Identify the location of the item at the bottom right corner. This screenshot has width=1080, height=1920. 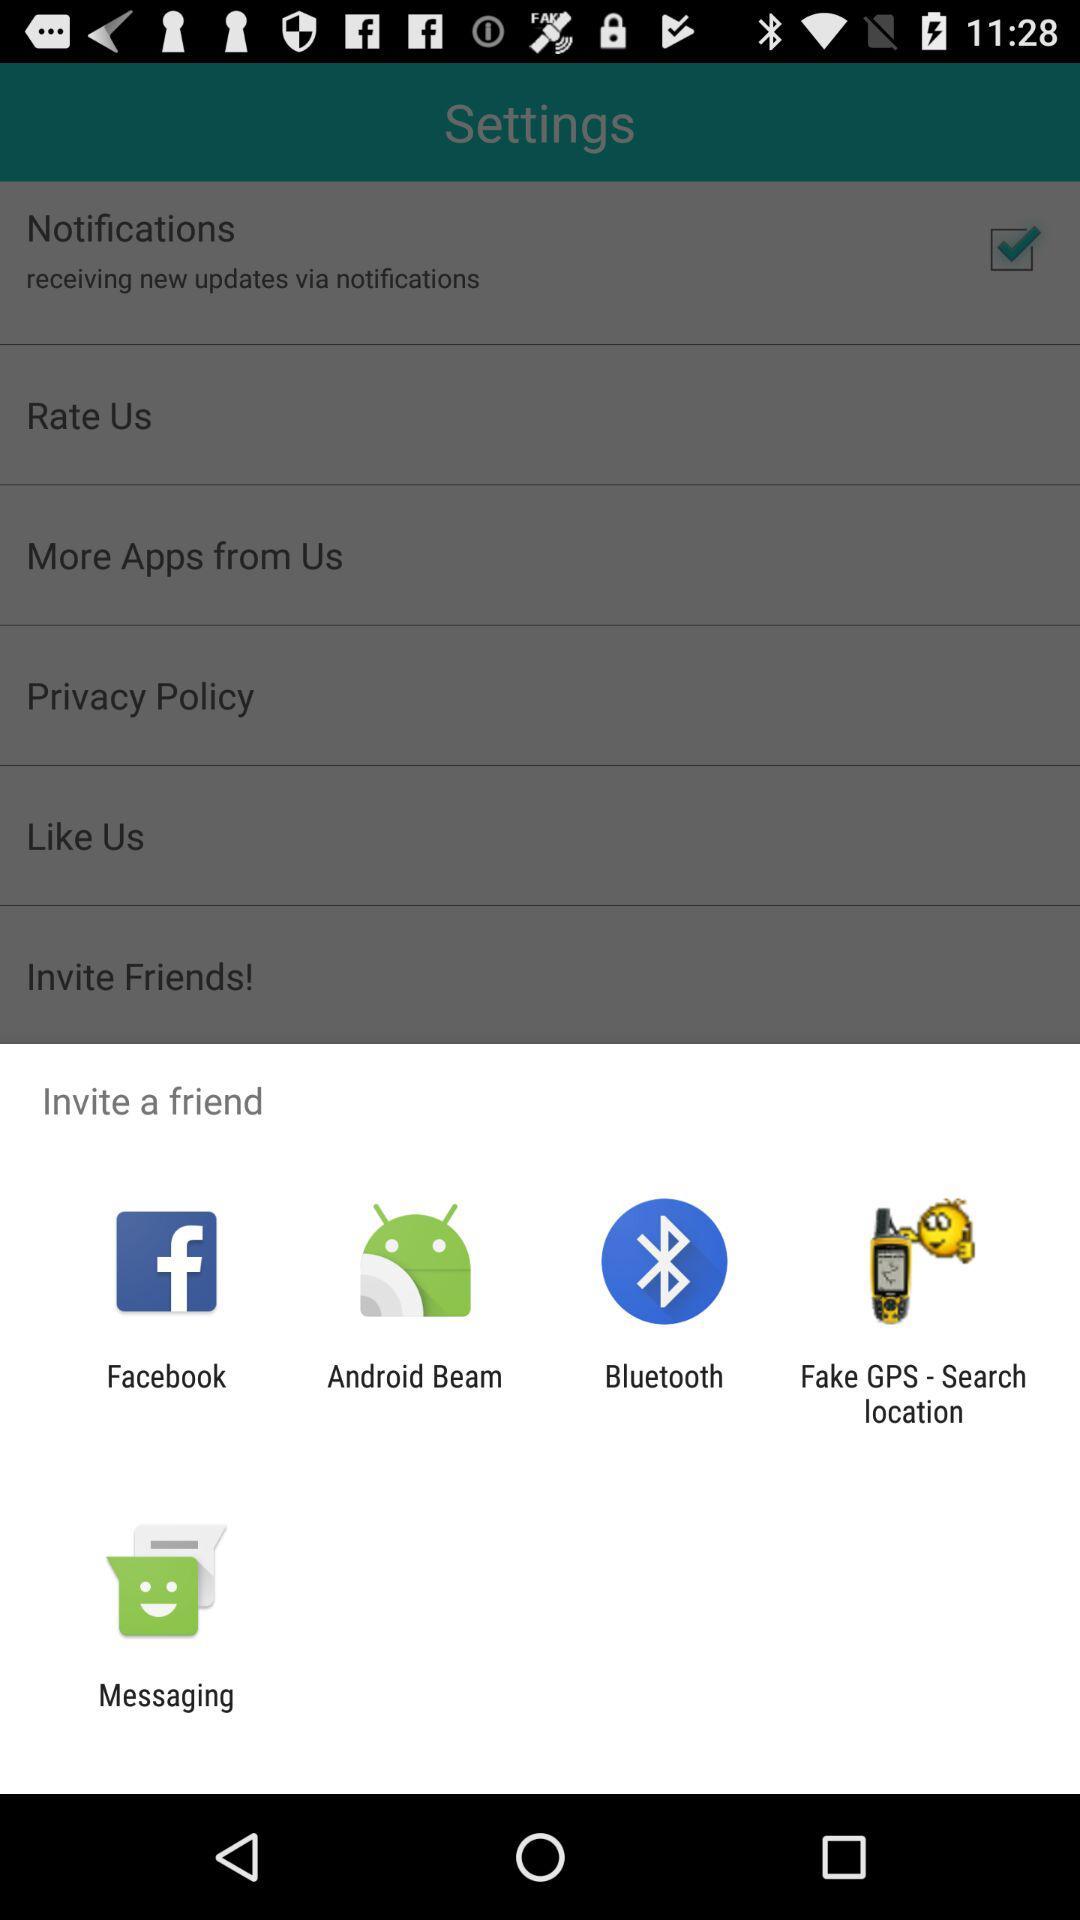
(913, 1392).